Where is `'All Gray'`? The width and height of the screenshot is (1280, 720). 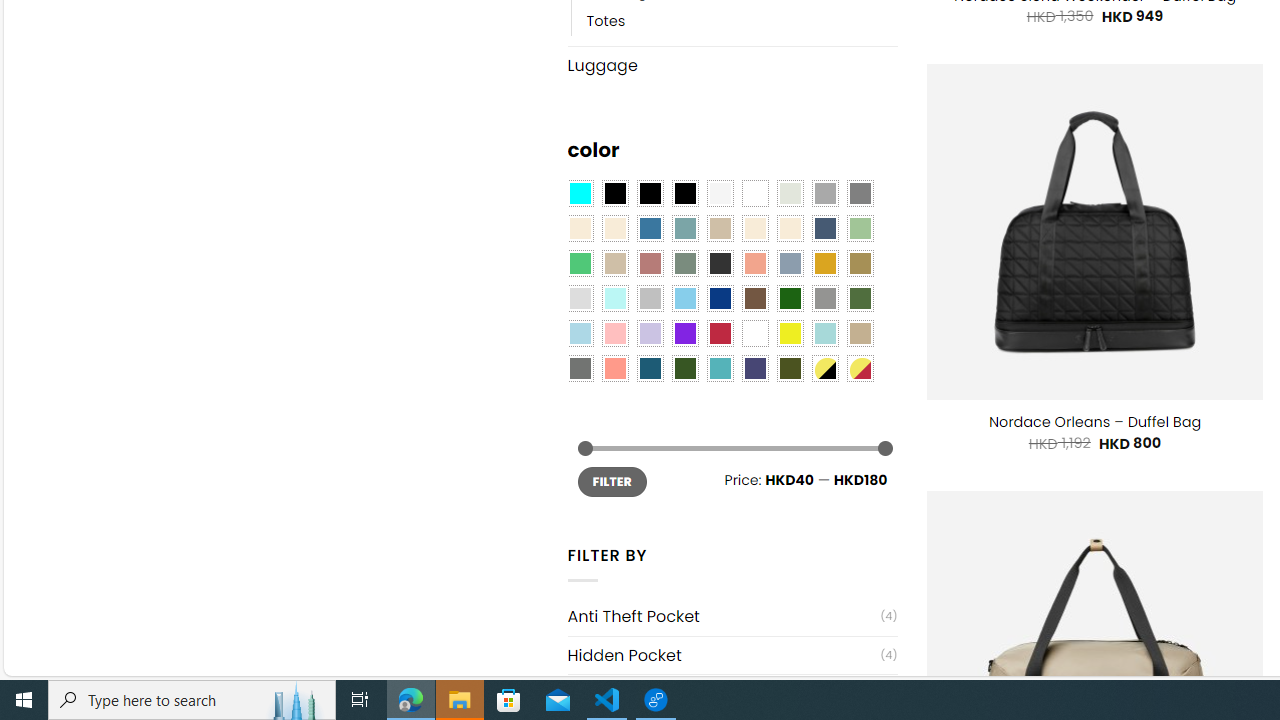
'All Gray' is located at coordinates (860, 194).